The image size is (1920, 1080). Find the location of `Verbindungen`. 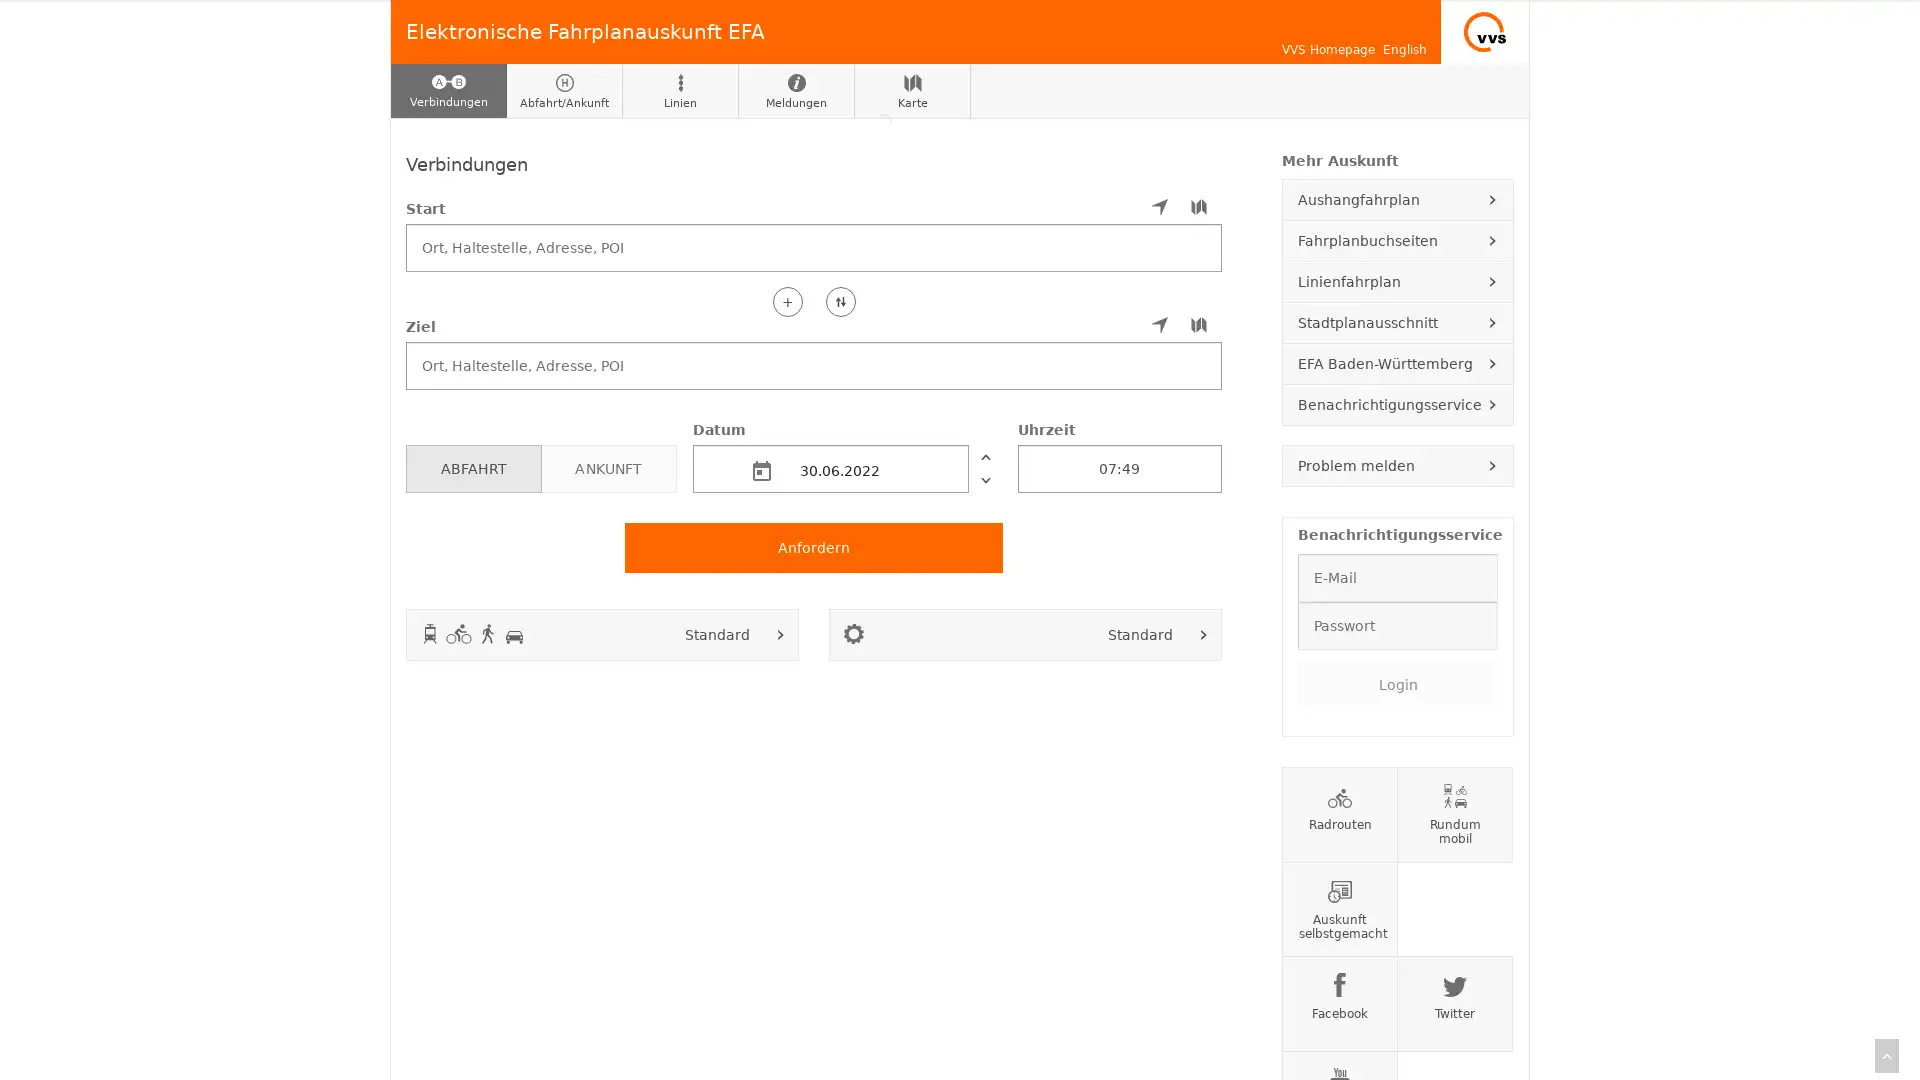

Verbindungen is located at coordinates (448, 91).